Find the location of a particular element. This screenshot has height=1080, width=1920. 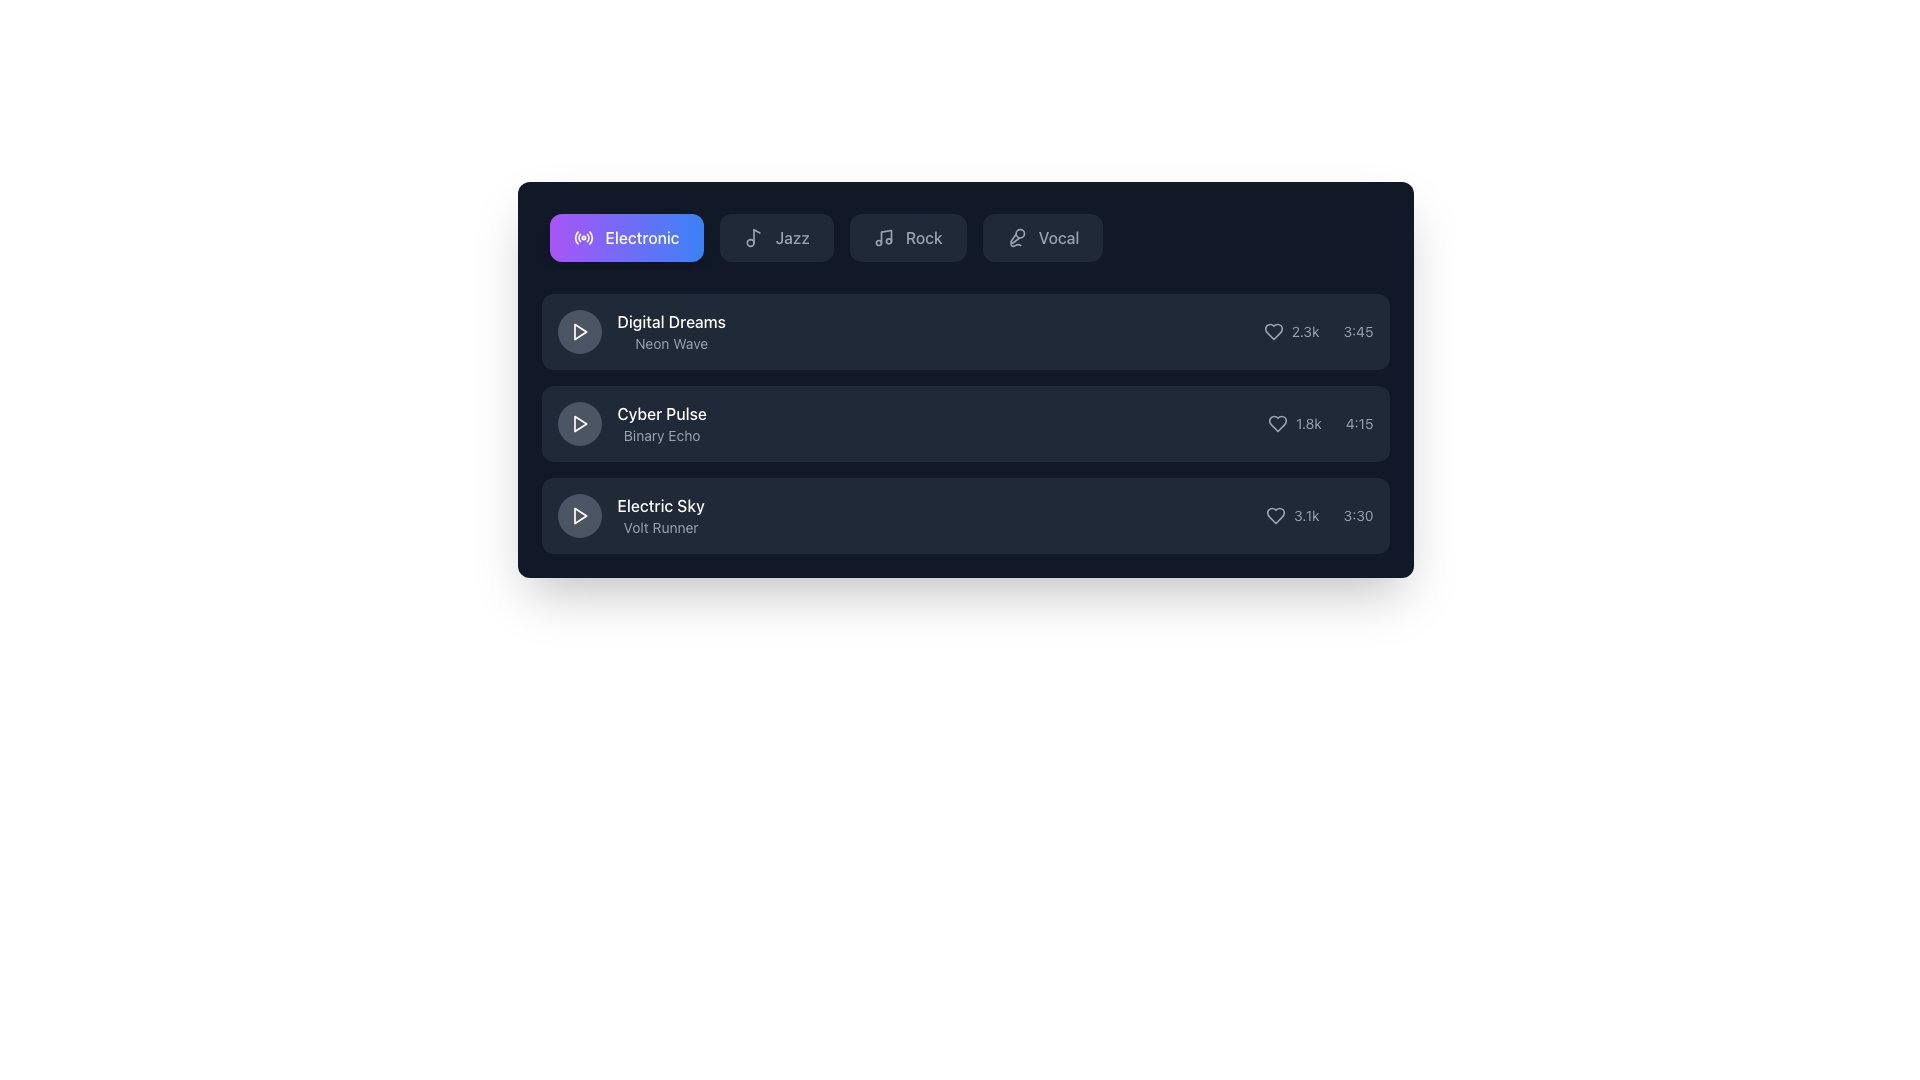

the microphone icon located in the 'Vocal' tab, positioned to the left of the 'Vocal' label in the navigation section of the interface is located at coordinates (1016, 237).